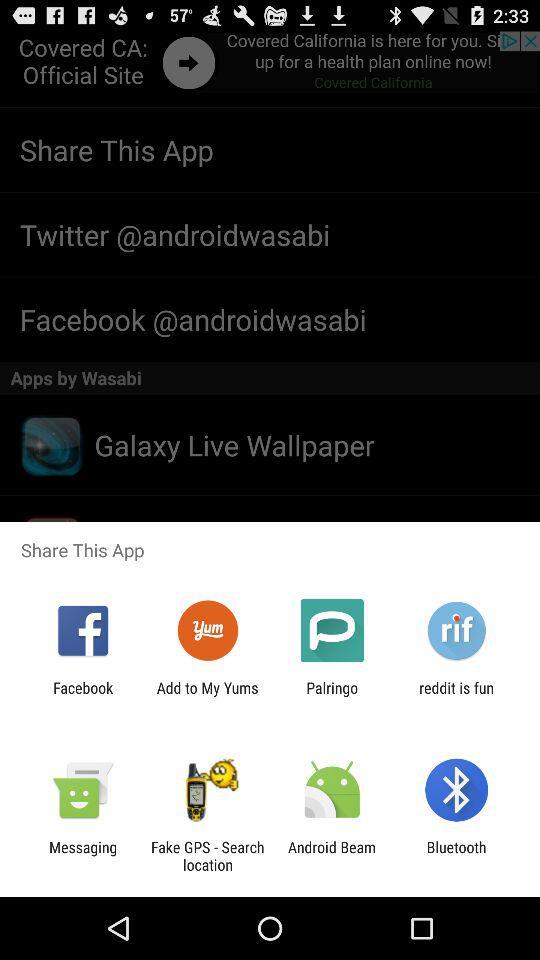 The width and height of the screenshot is (540, 960). I want to click on the icon next to the android beam icon, so click(456, 855).